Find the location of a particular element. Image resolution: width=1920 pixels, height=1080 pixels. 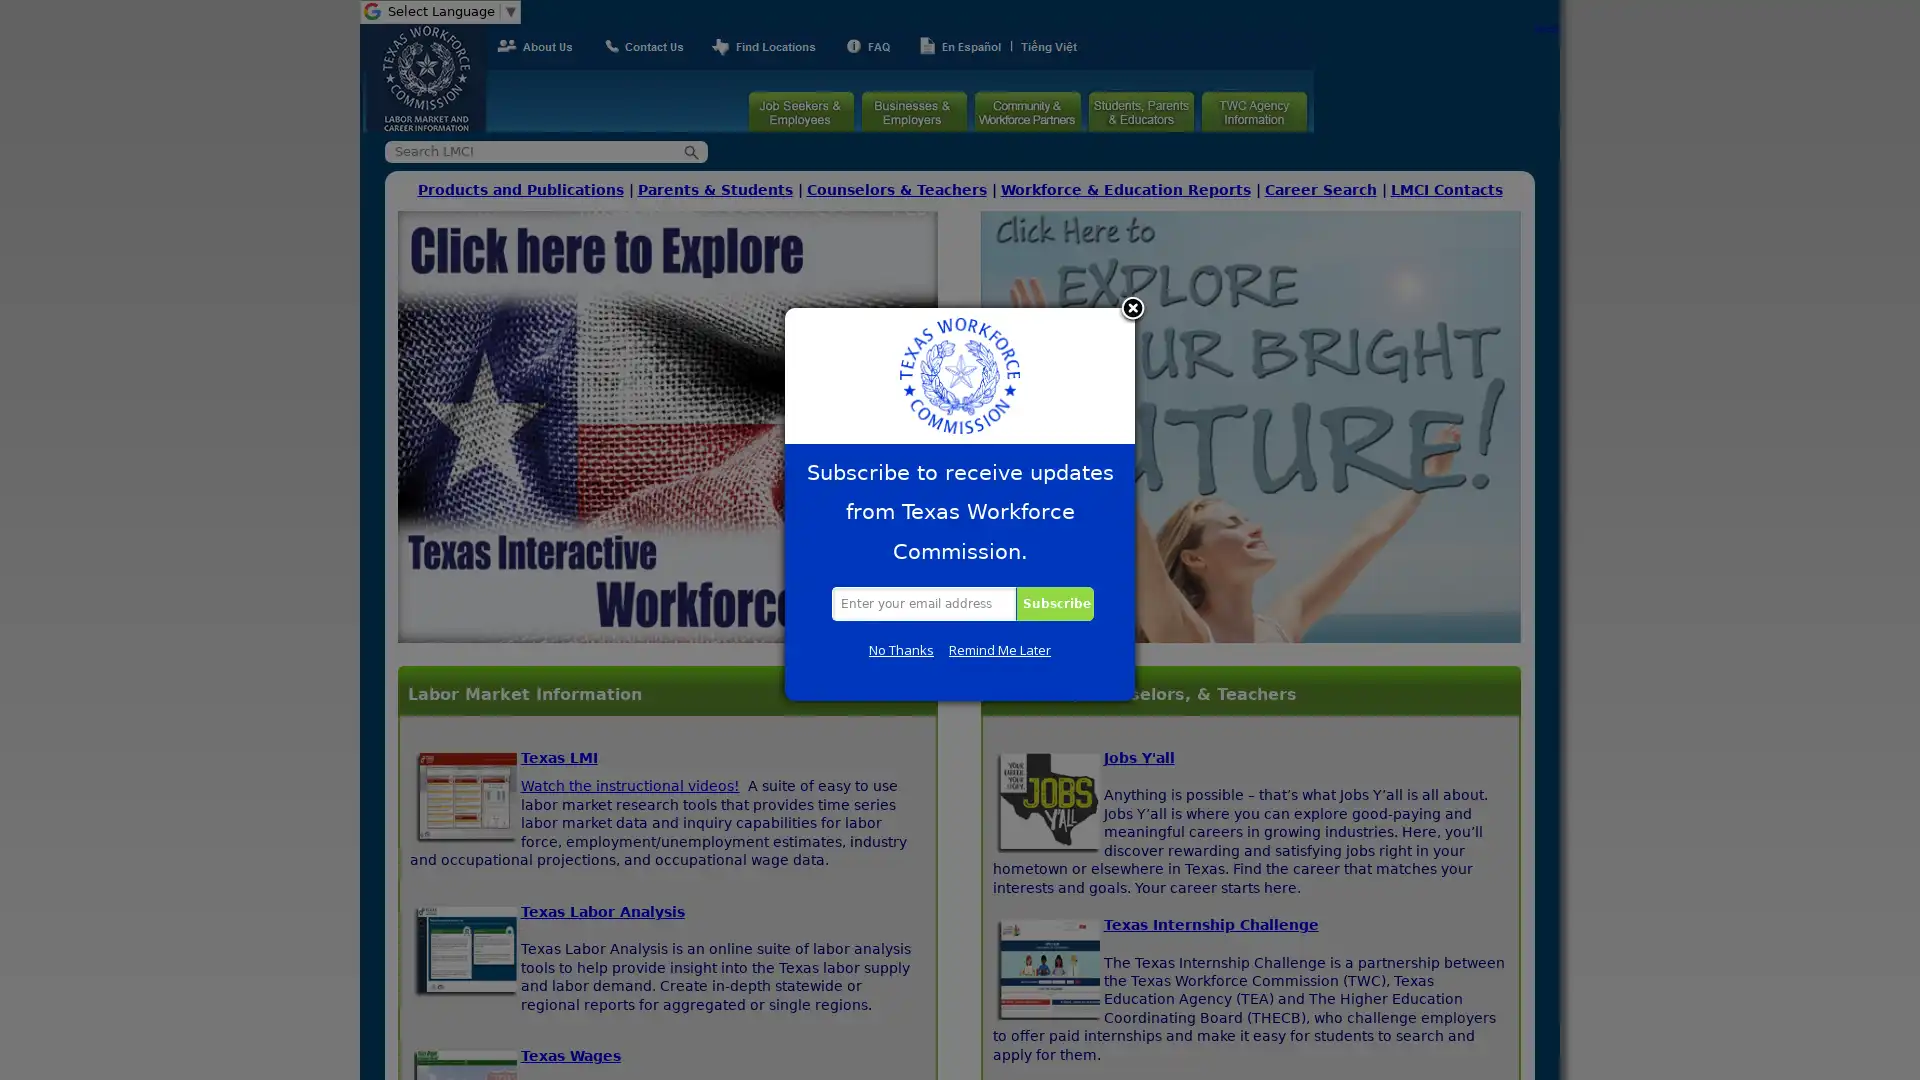

Remind Me Later is located at coordinates (999, 650).